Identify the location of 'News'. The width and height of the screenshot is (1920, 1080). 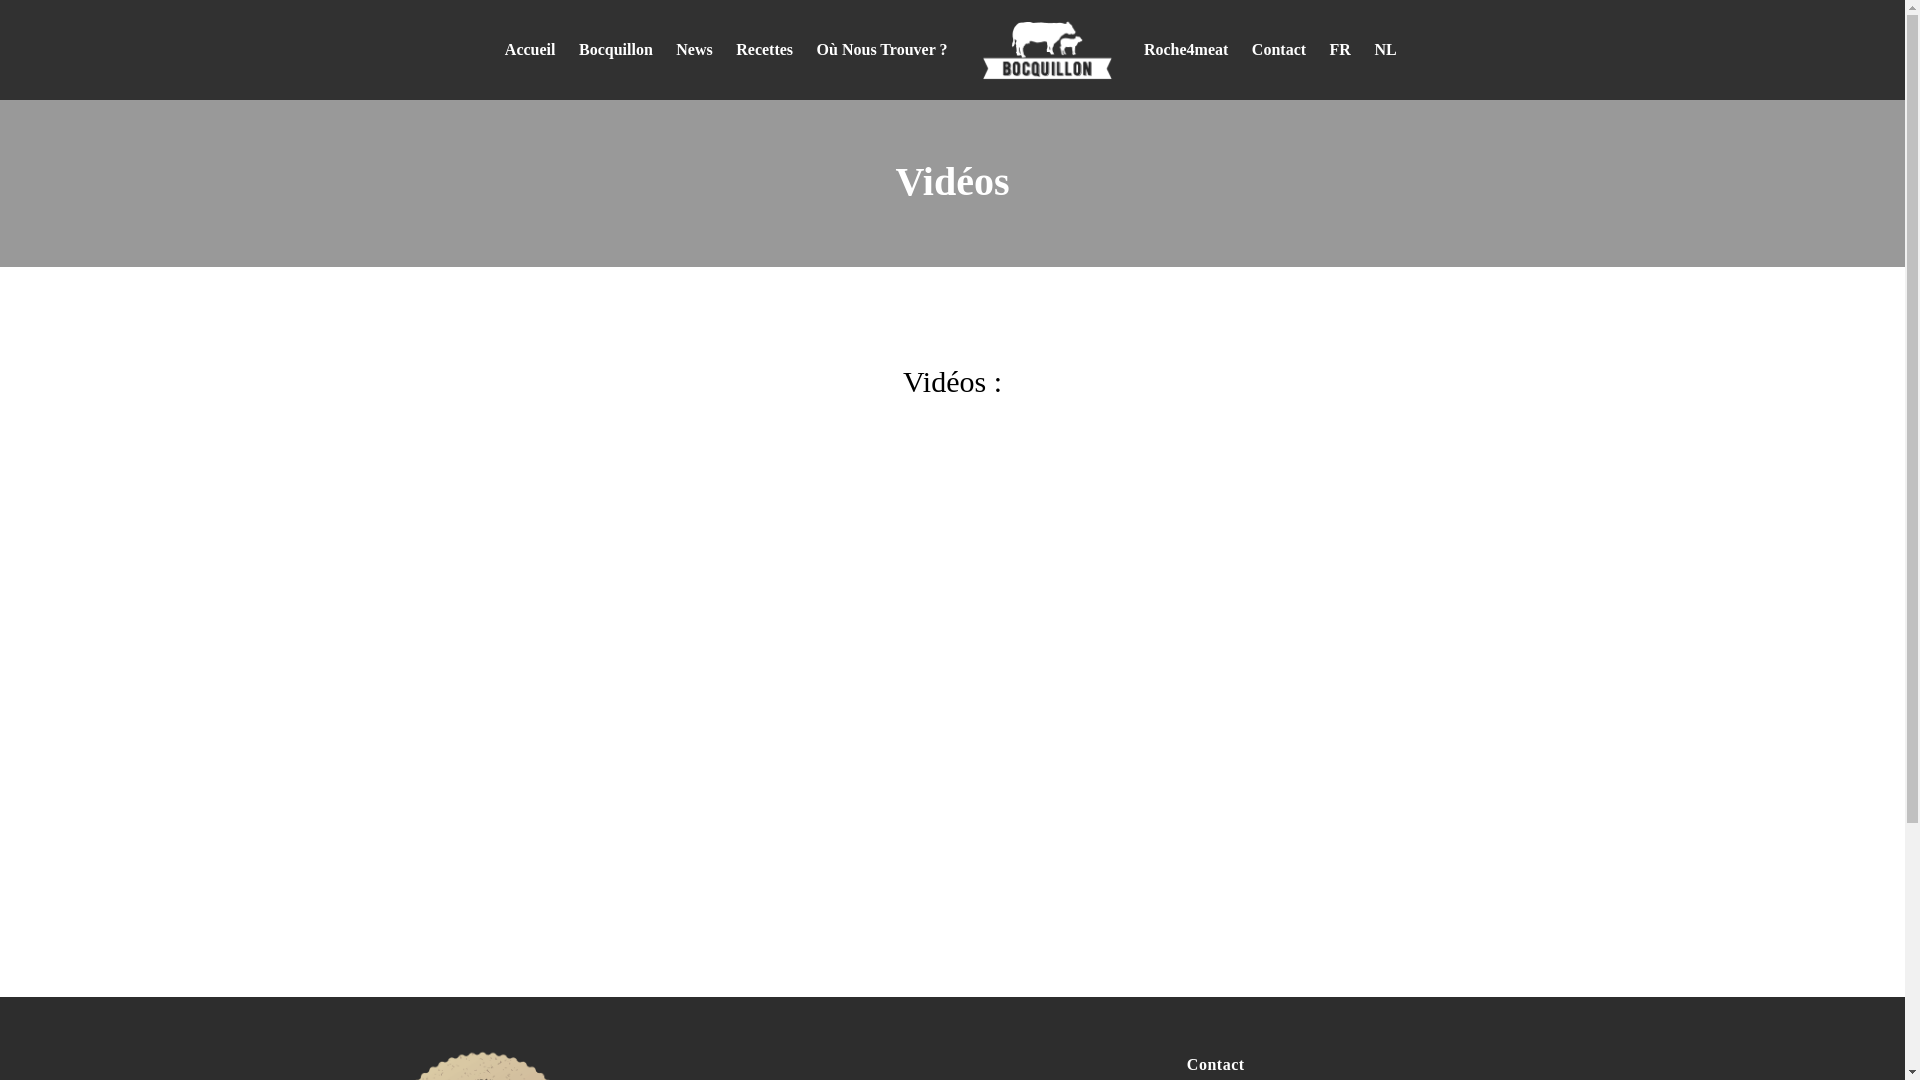
(694, 49).